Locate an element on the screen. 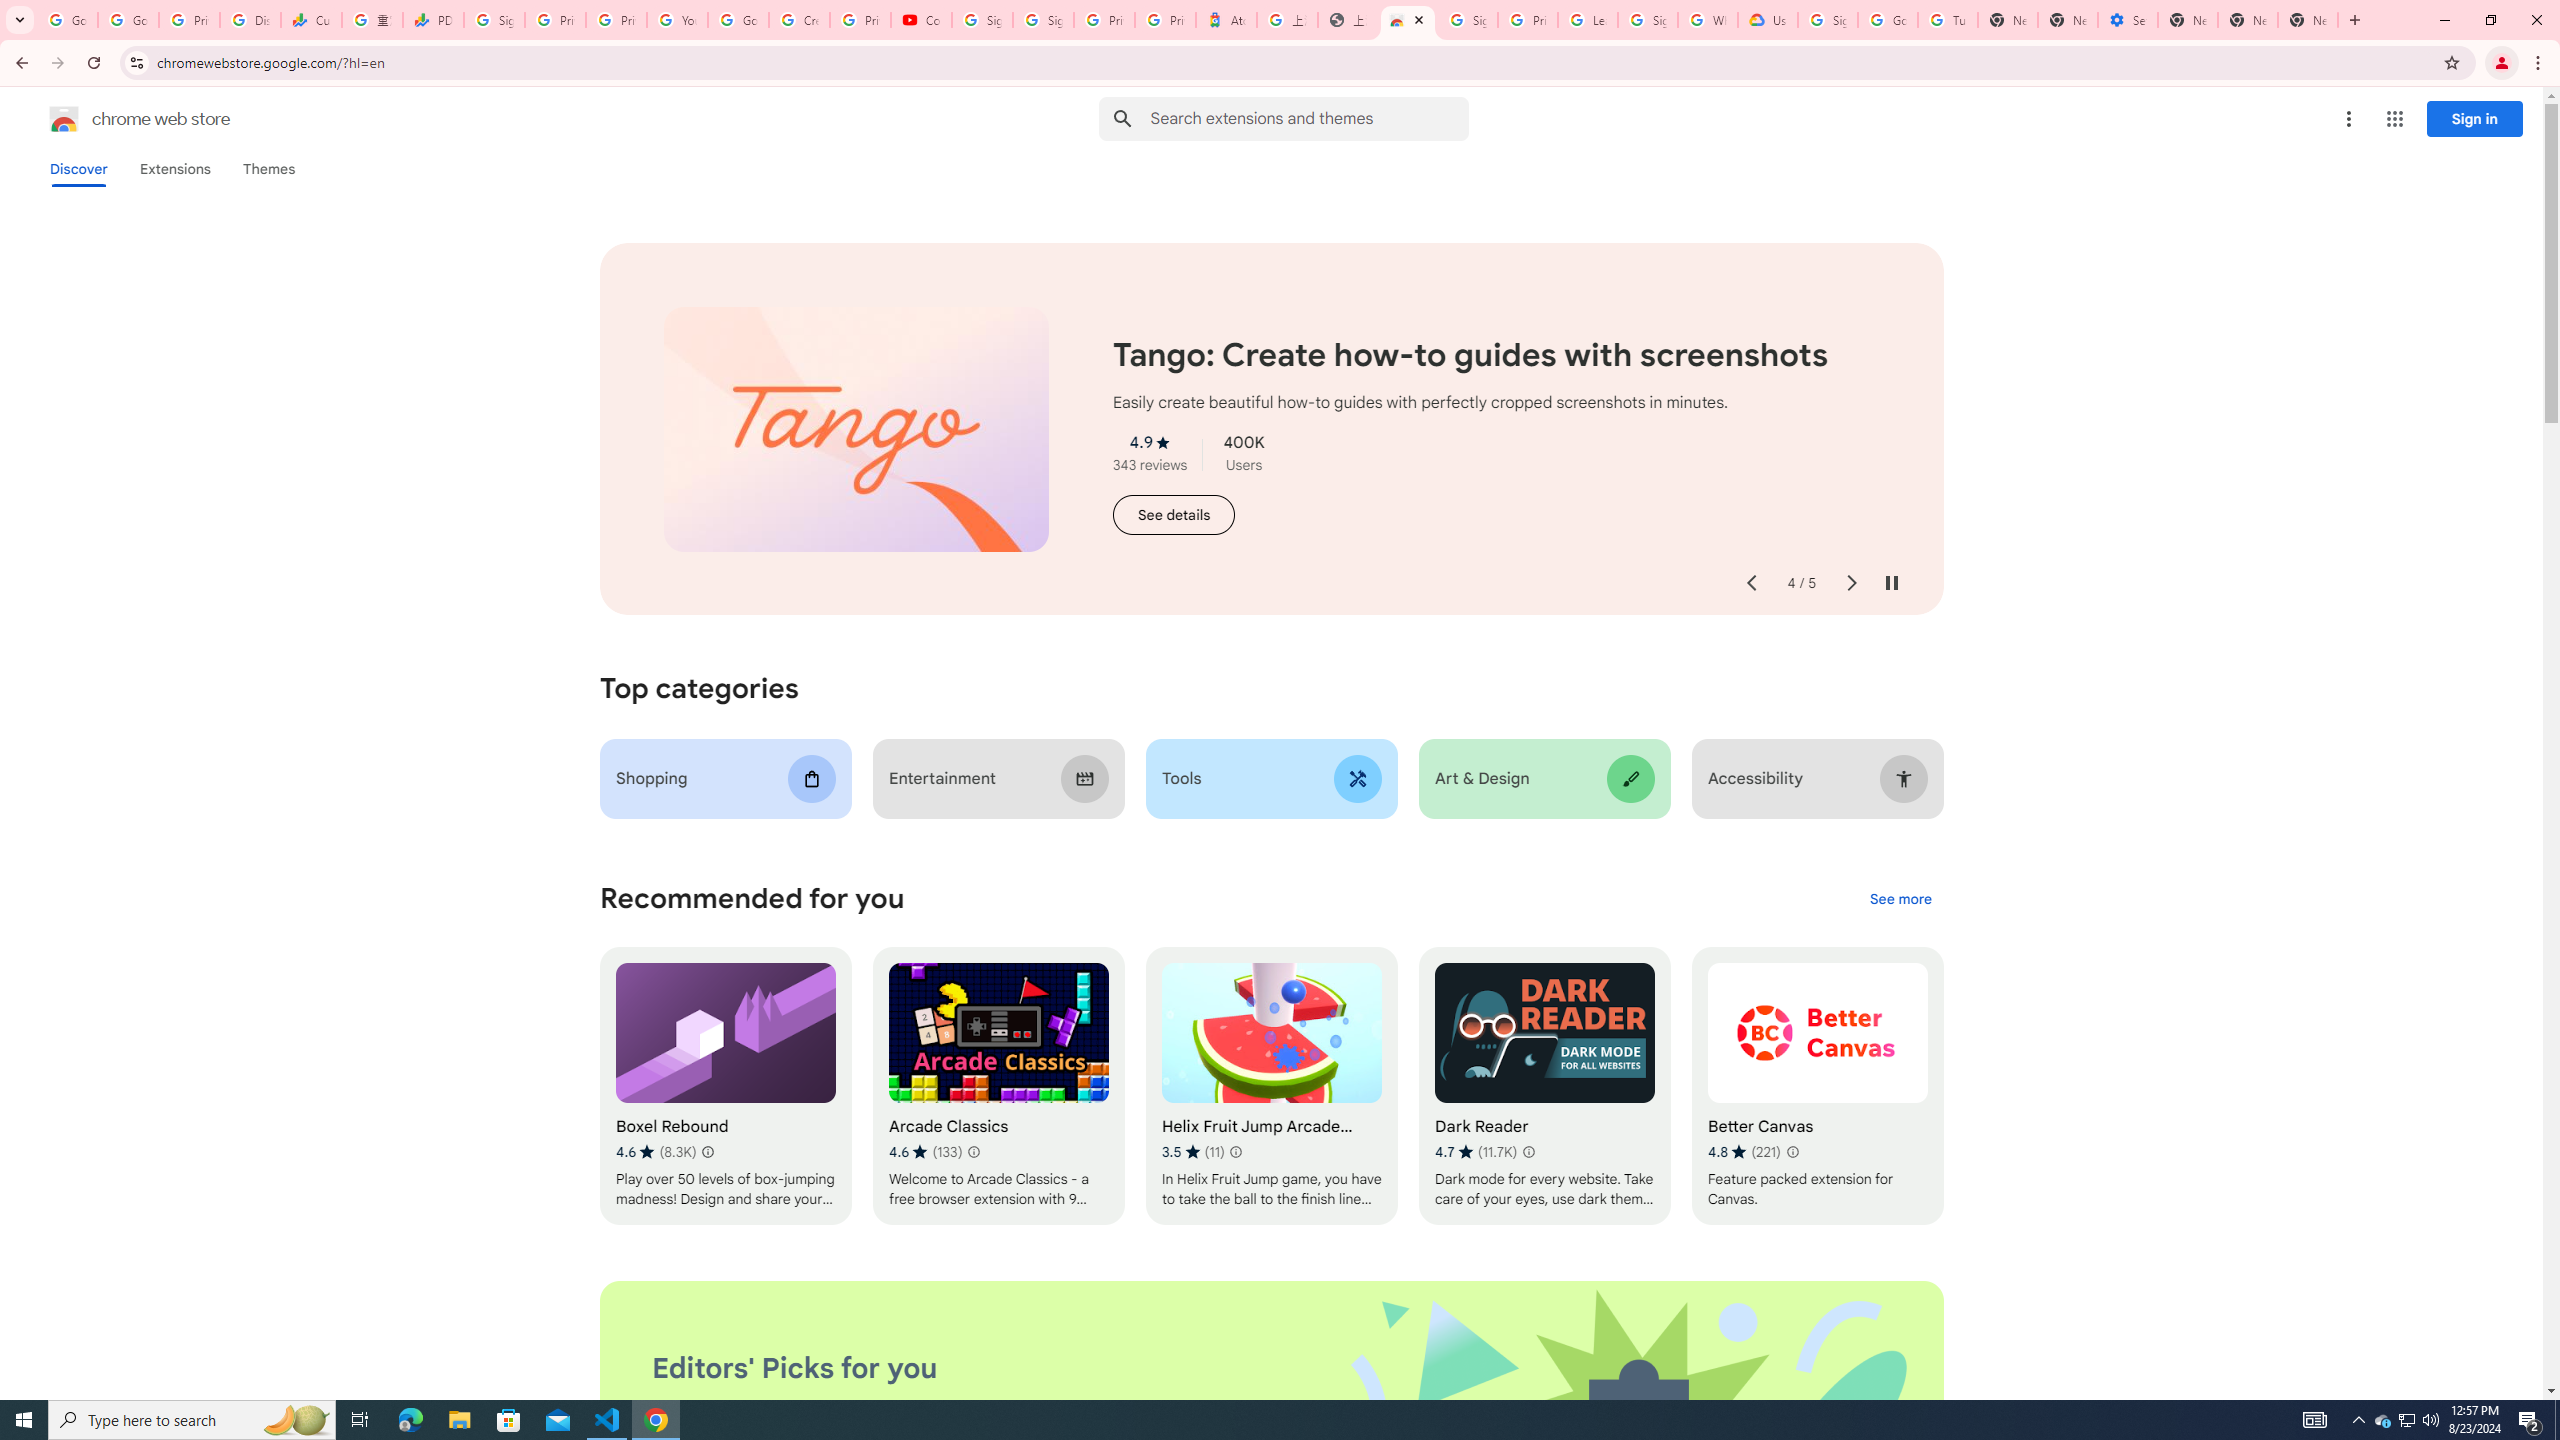  'Next slide' is located at coordinates (1850, 582).